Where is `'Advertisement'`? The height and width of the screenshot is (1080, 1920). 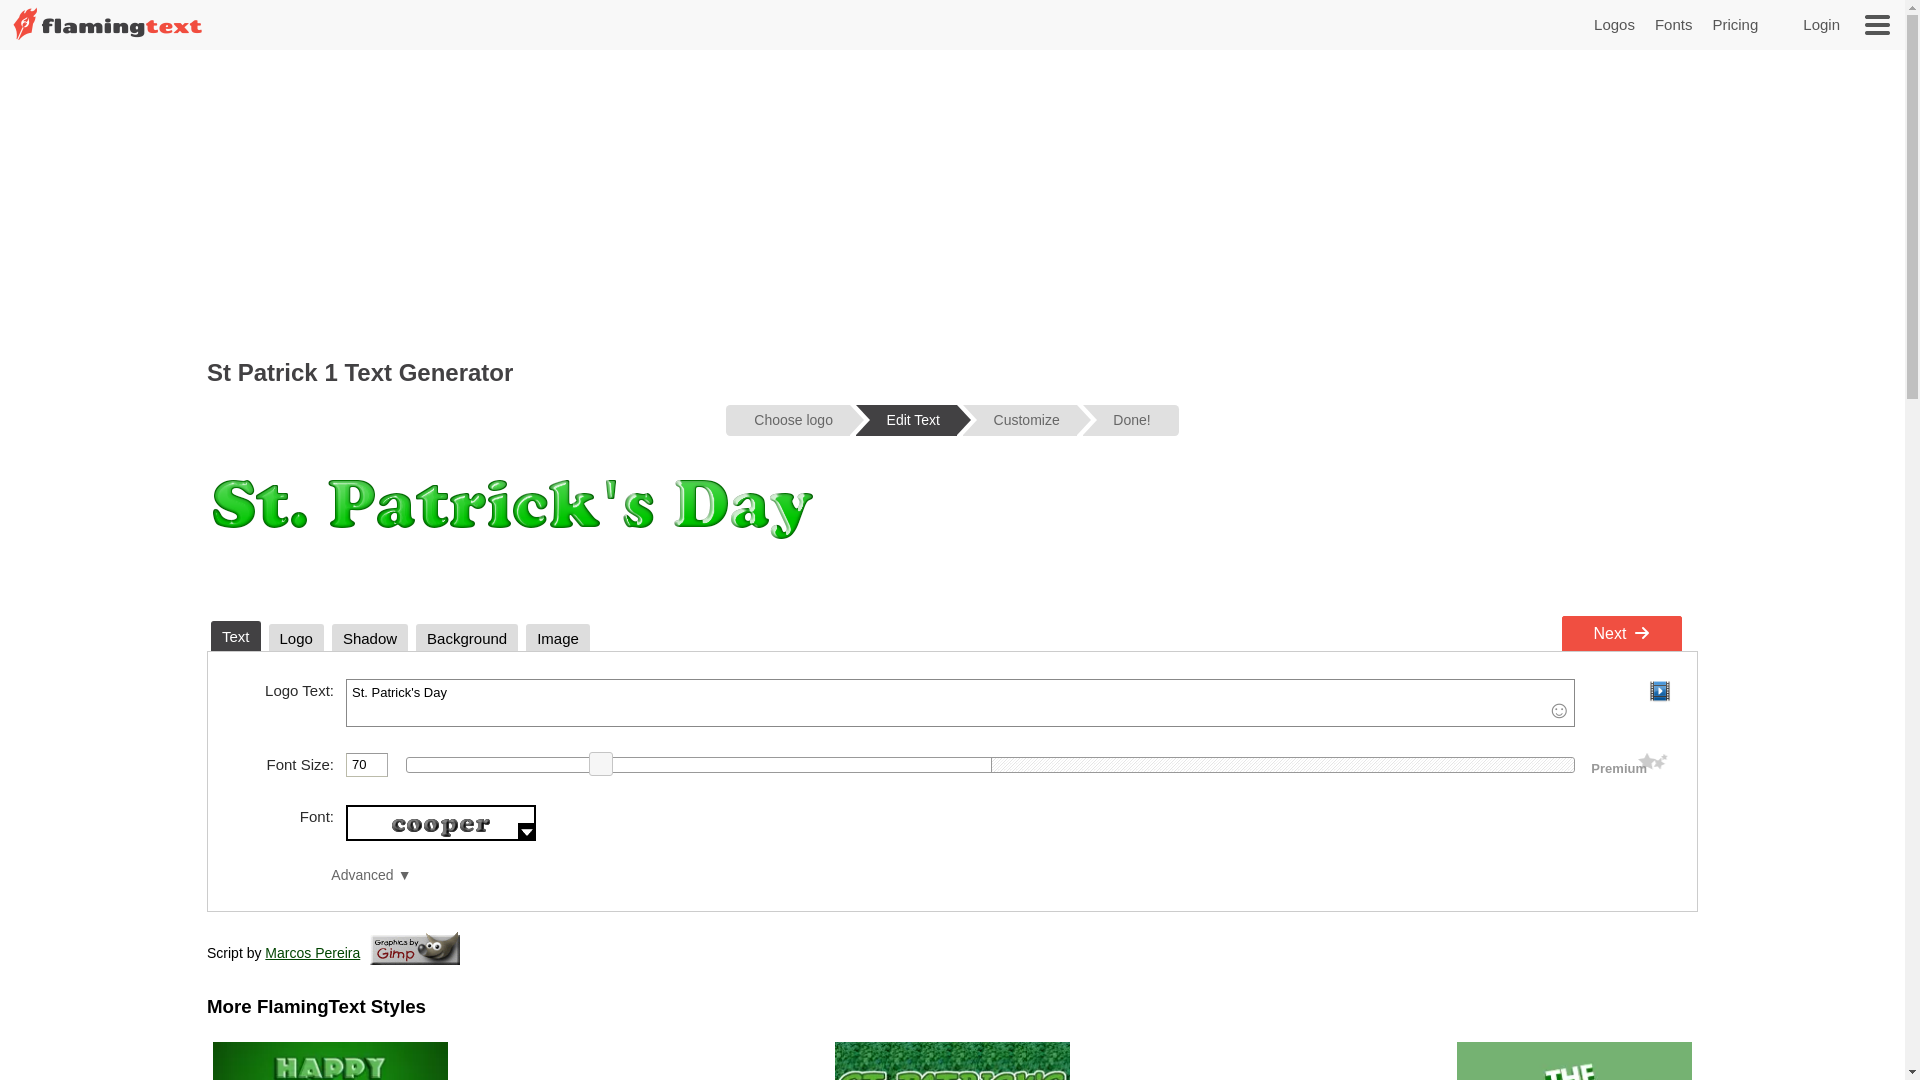 'Advertisement' is located at coordinates (950, 200).